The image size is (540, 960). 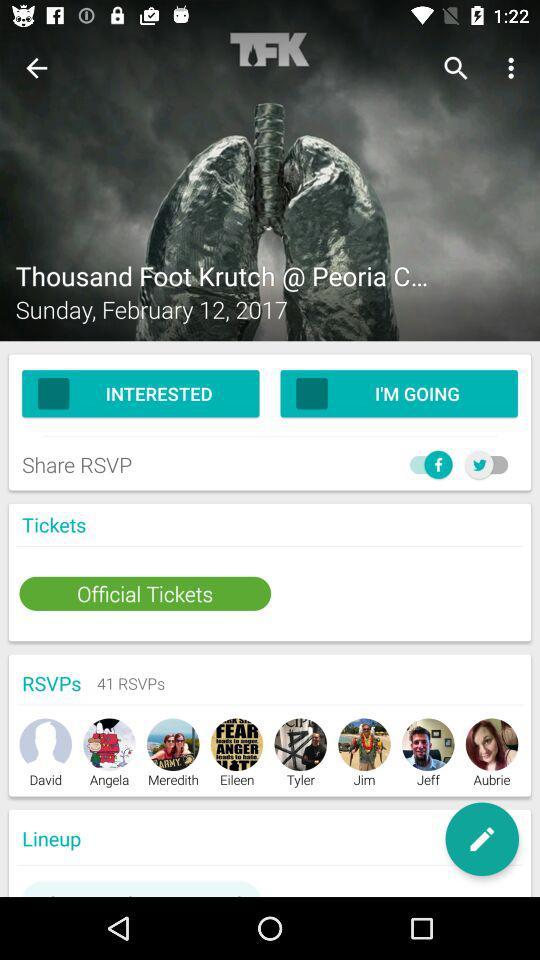 I want to click on the edit icon, so click(x=481, y=839).